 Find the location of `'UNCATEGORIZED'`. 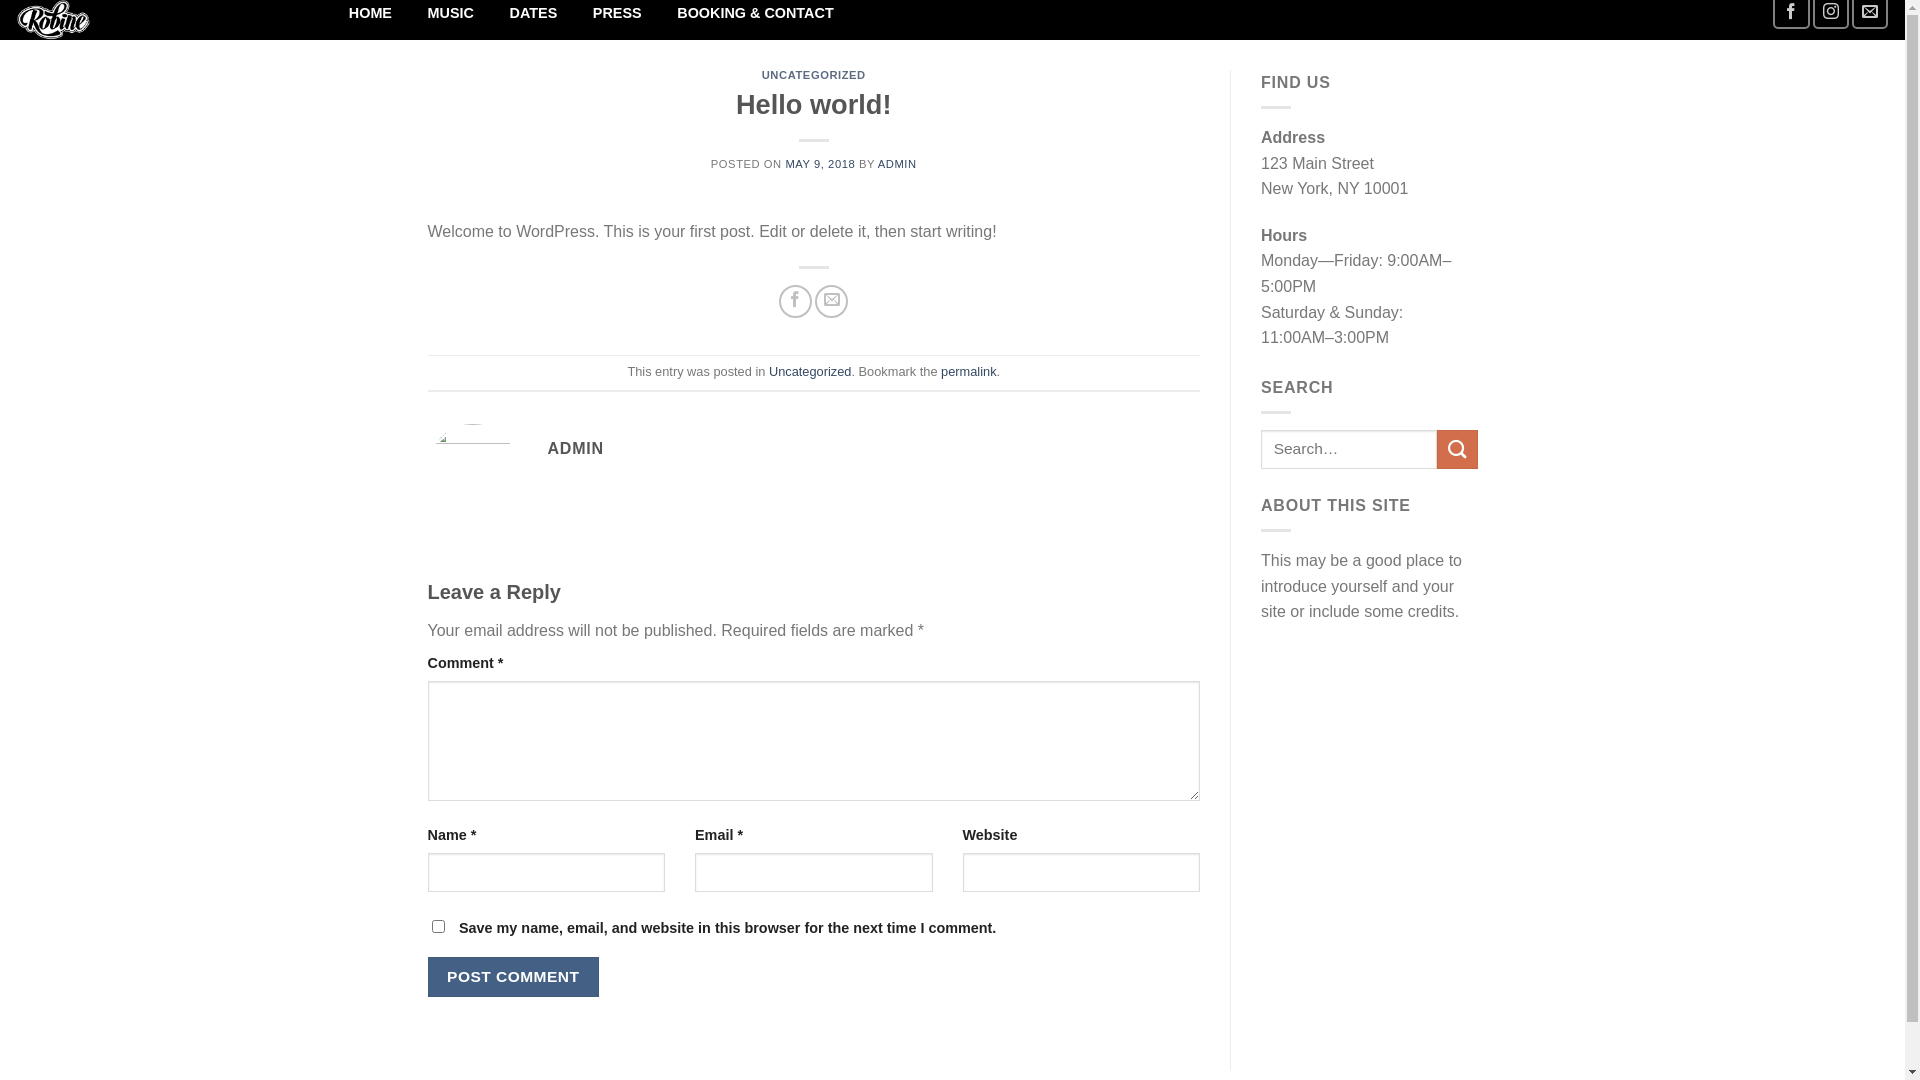

'UNCATEGORIZED' is located at coordinates (814, 73).